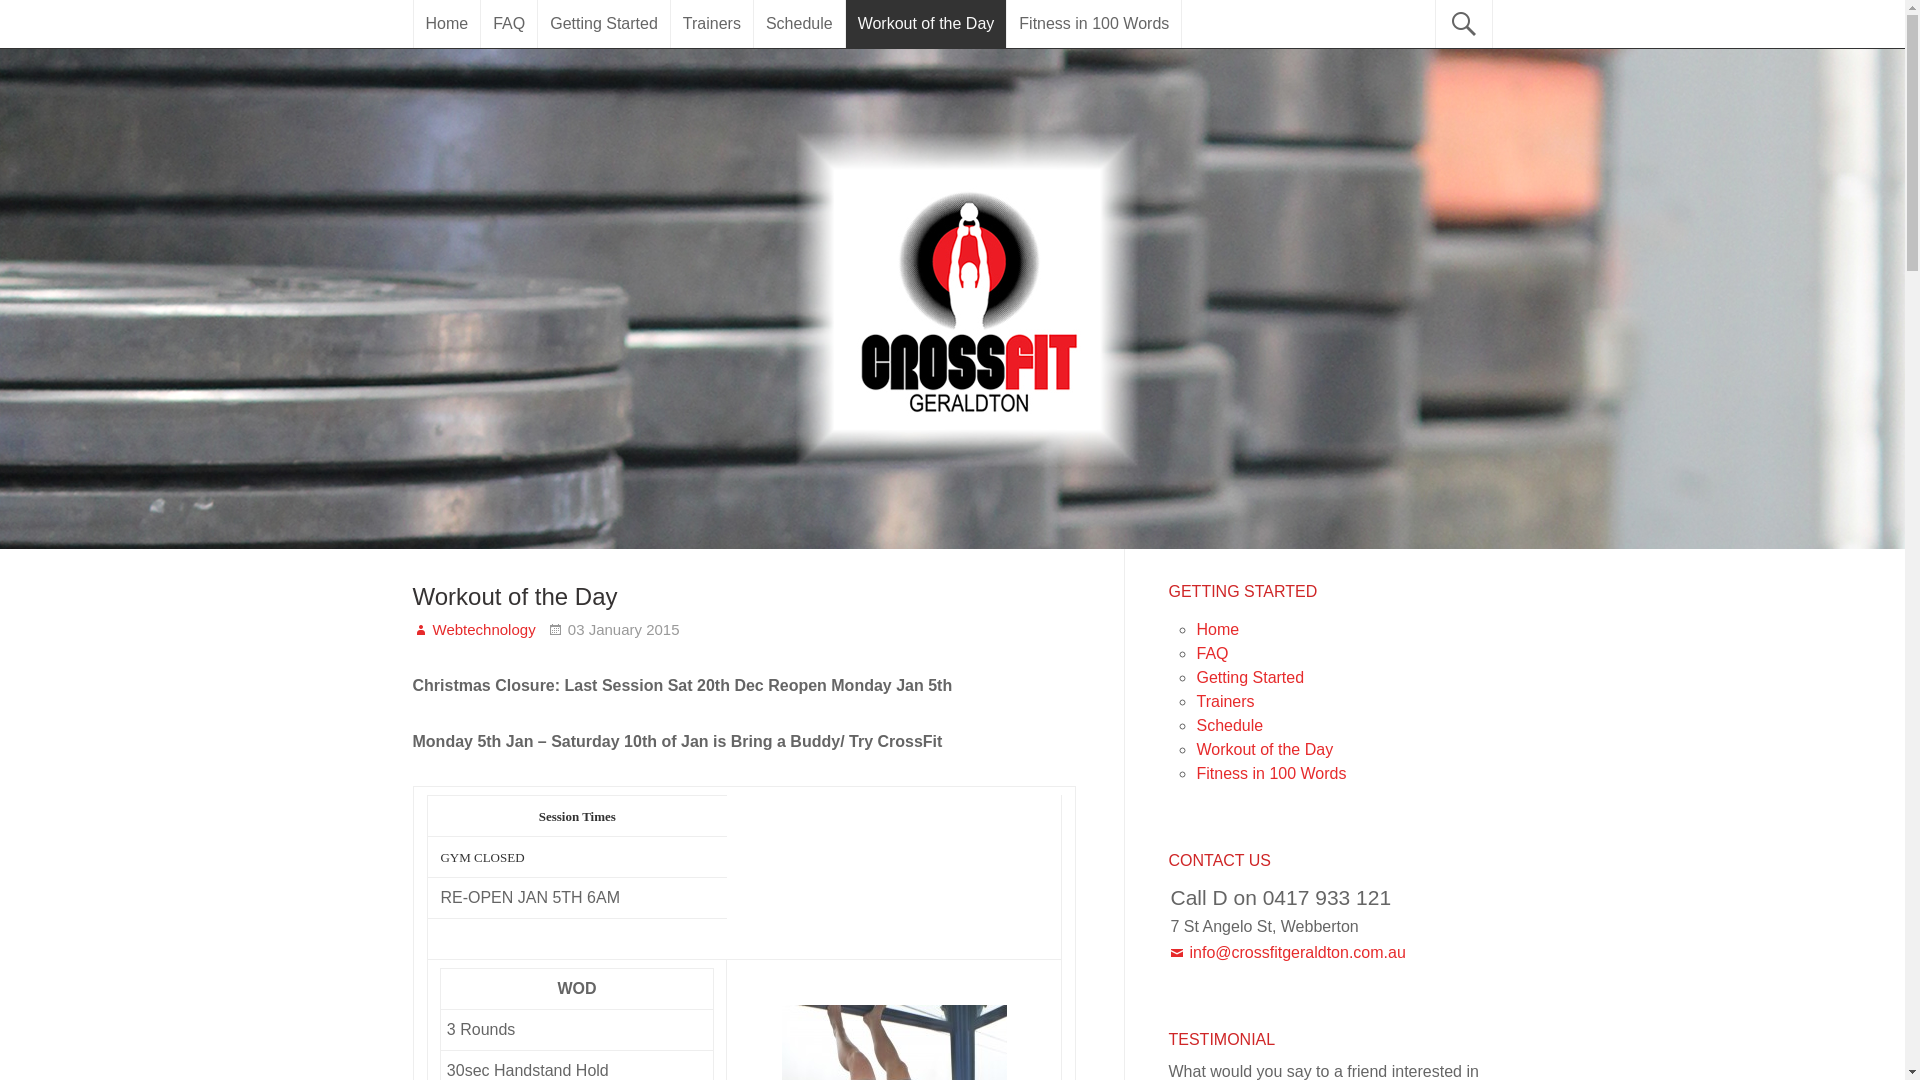 The height and width of the screenshot is (1080, 1920). Describe the element at coordinates (1286, 951) in the screenshot. I see `'info@crossfitgeraldton.com.au'` at that location.